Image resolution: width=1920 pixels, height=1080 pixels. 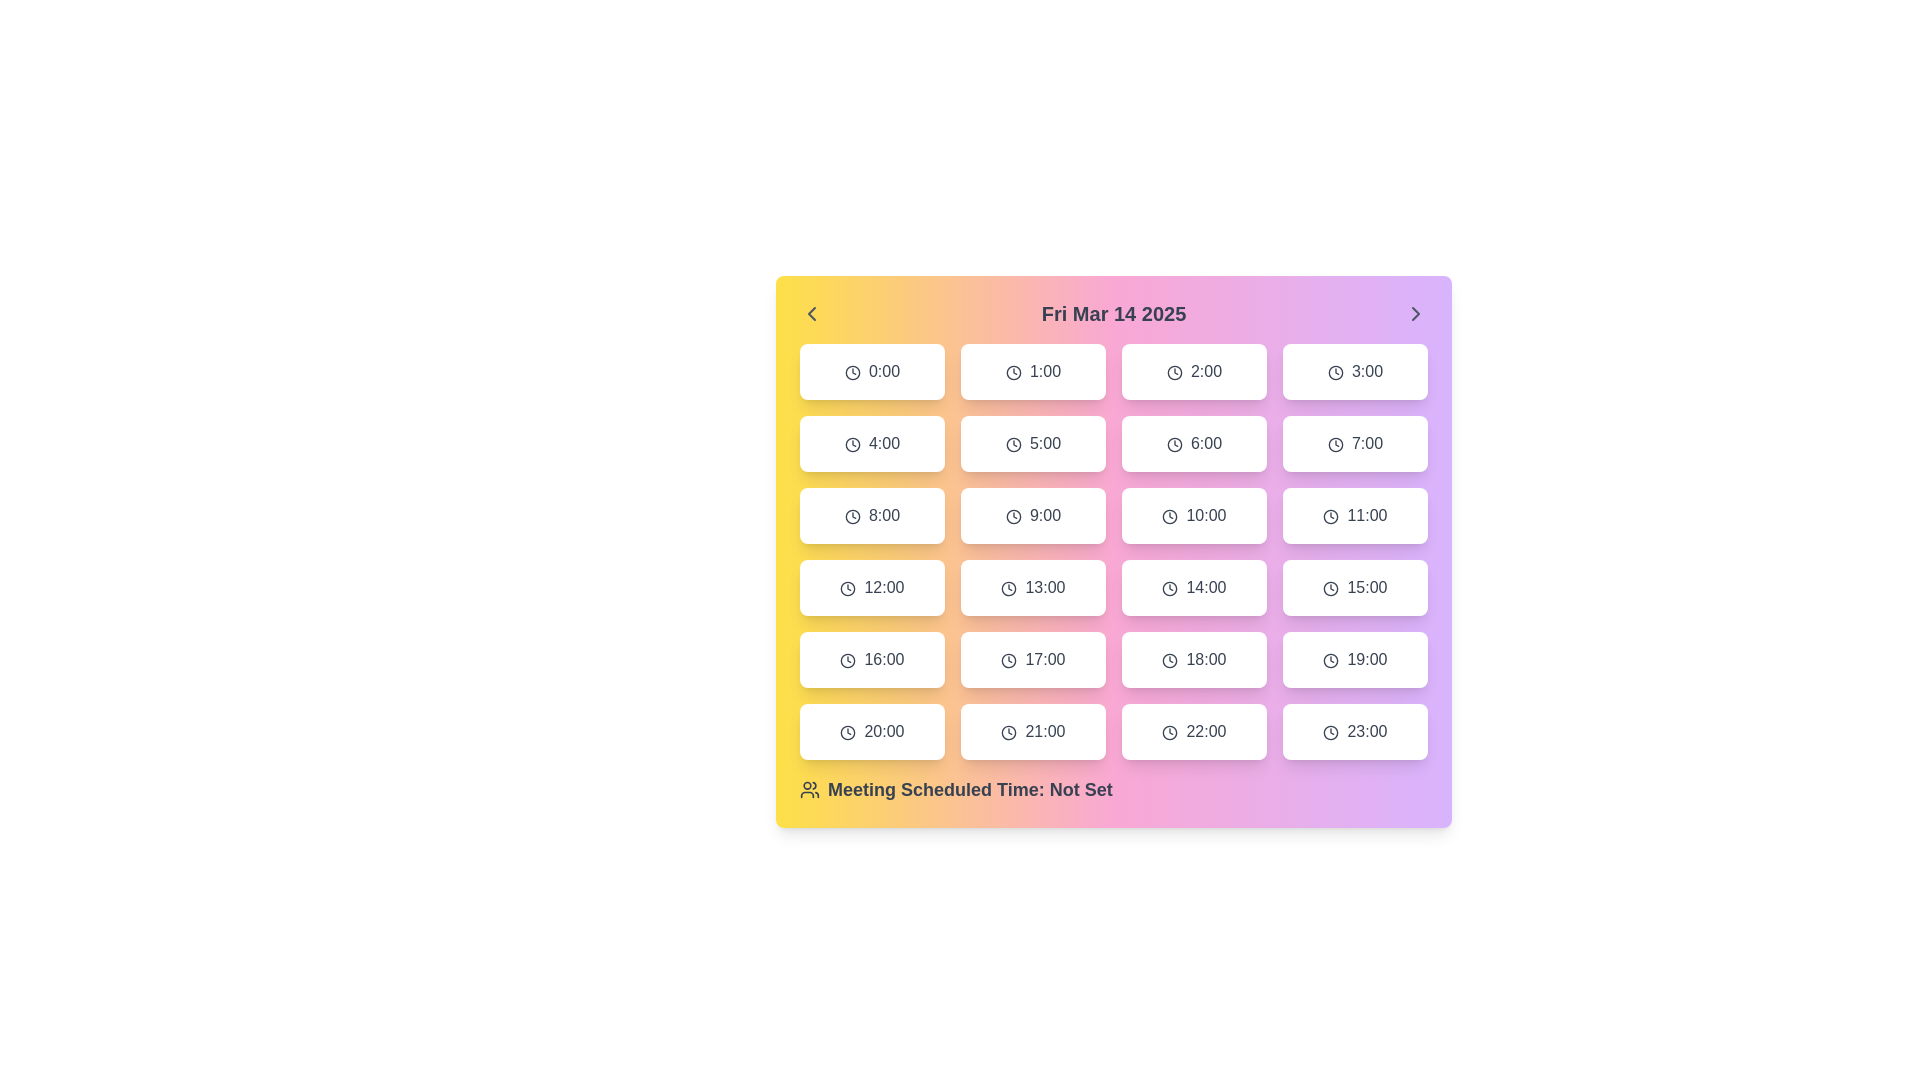 I want to click on the selectable time option button labeled '5:00' located in the second row and second column of the grid layout, so click(x=1033, y=442).